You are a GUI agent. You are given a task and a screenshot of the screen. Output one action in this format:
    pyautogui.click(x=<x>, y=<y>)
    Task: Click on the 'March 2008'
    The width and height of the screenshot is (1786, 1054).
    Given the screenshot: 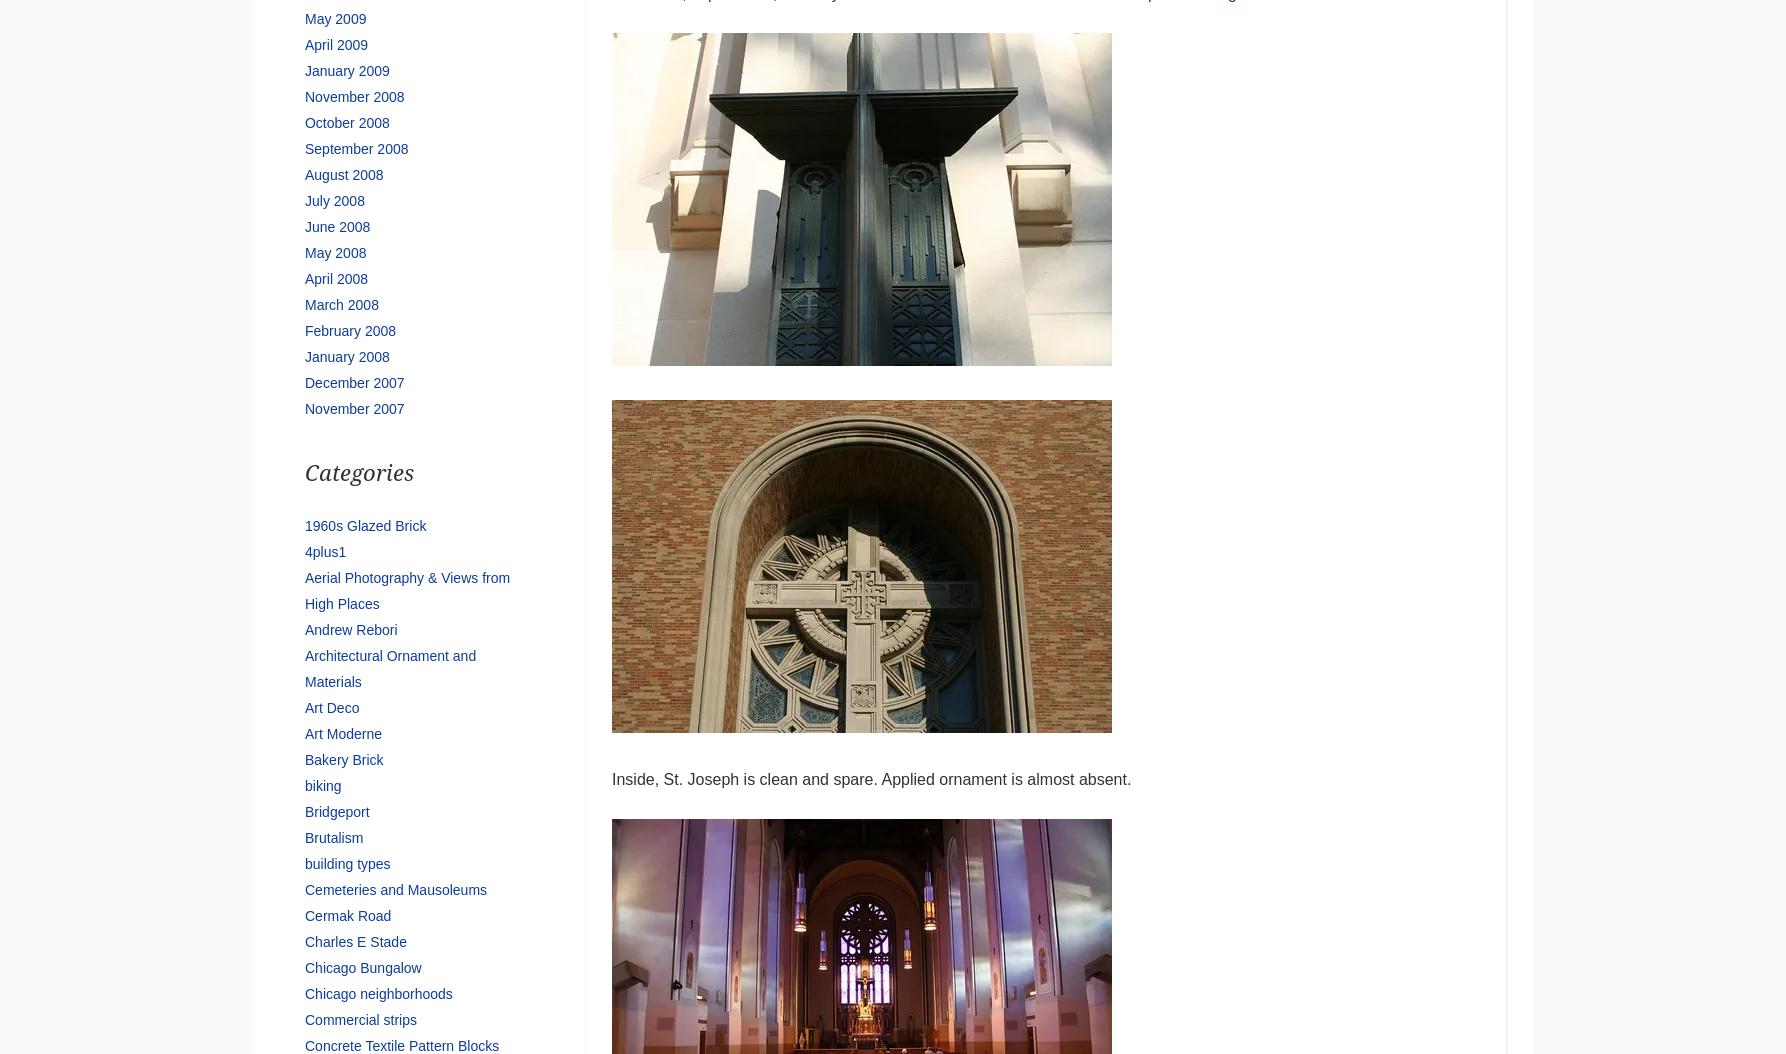 What is the action you would take?
    pyautogui.click(x=340, y=302)
    